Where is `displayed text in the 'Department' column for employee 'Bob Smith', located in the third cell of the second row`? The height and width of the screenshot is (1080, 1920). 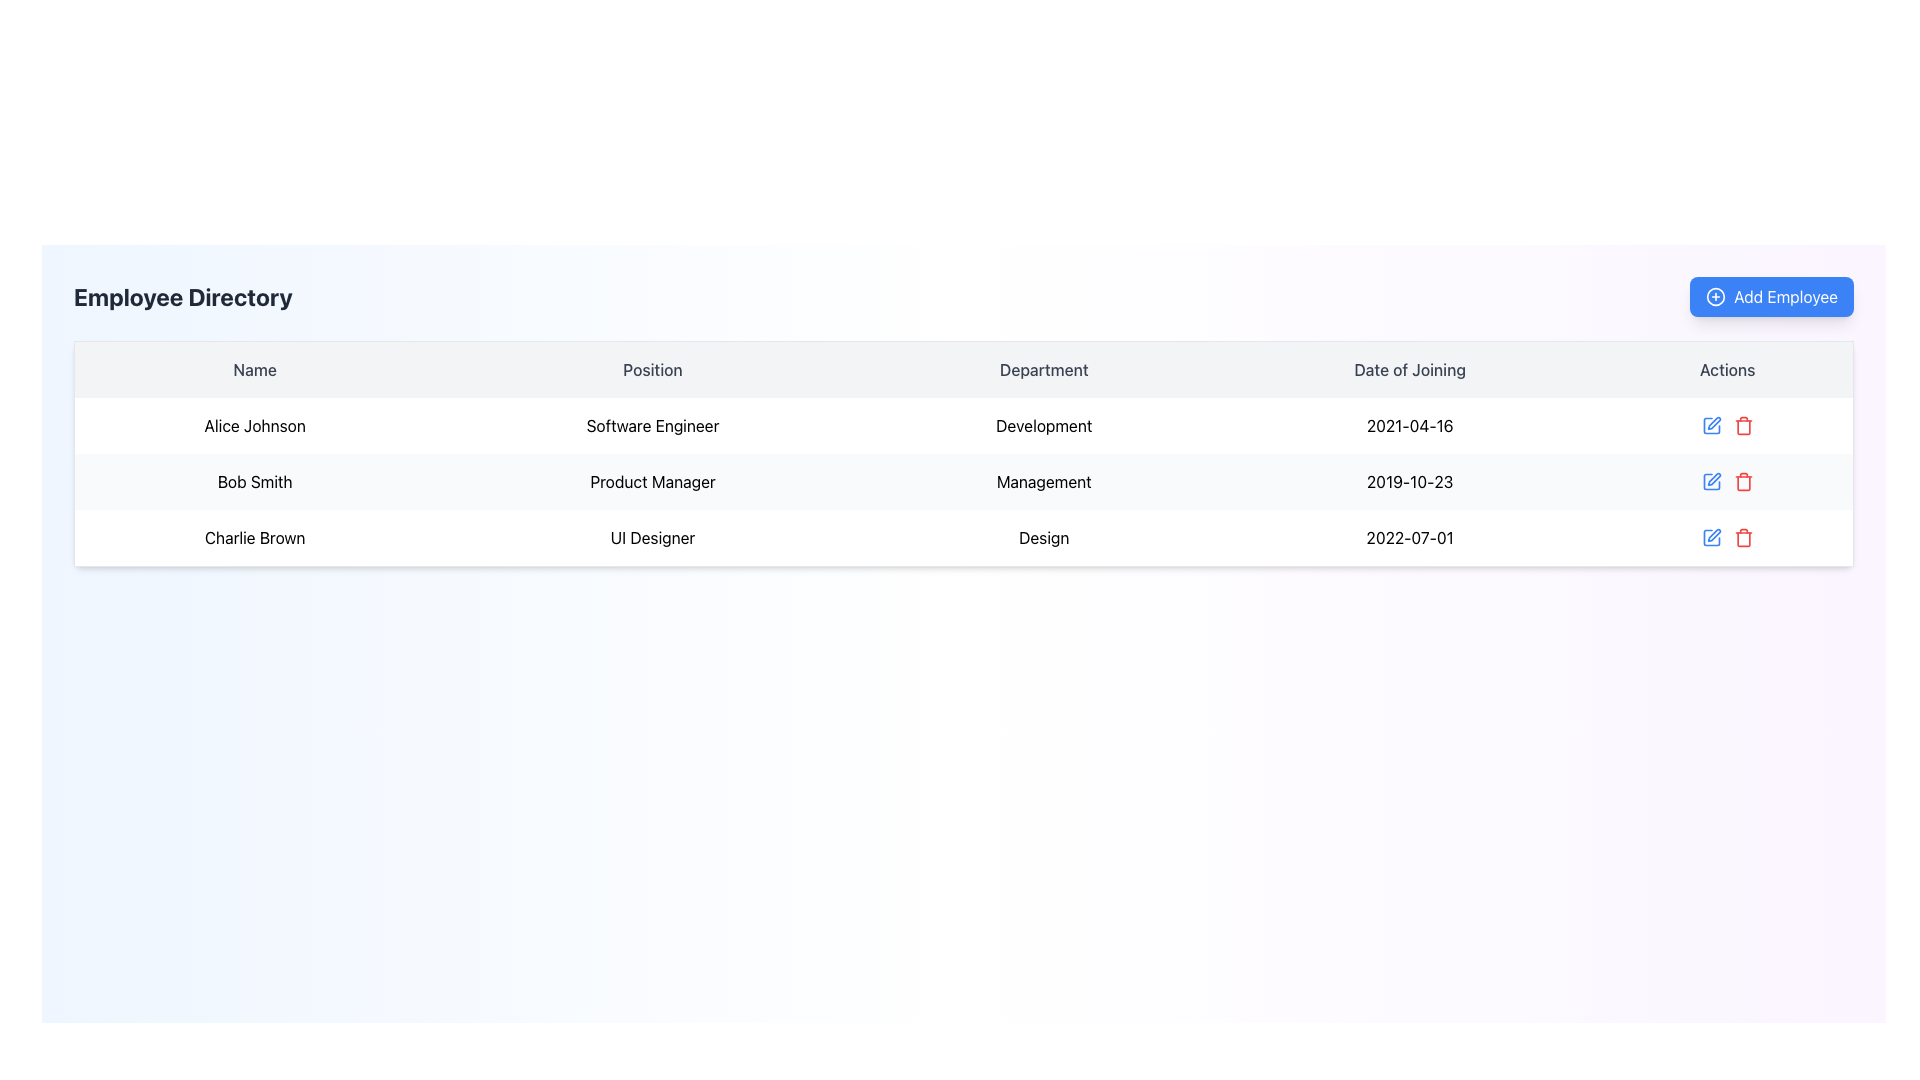 displayed text in the 'Department' column for employee 'Bob Smith', located in the third cell of the second row is located at coordinates (1043, 482).